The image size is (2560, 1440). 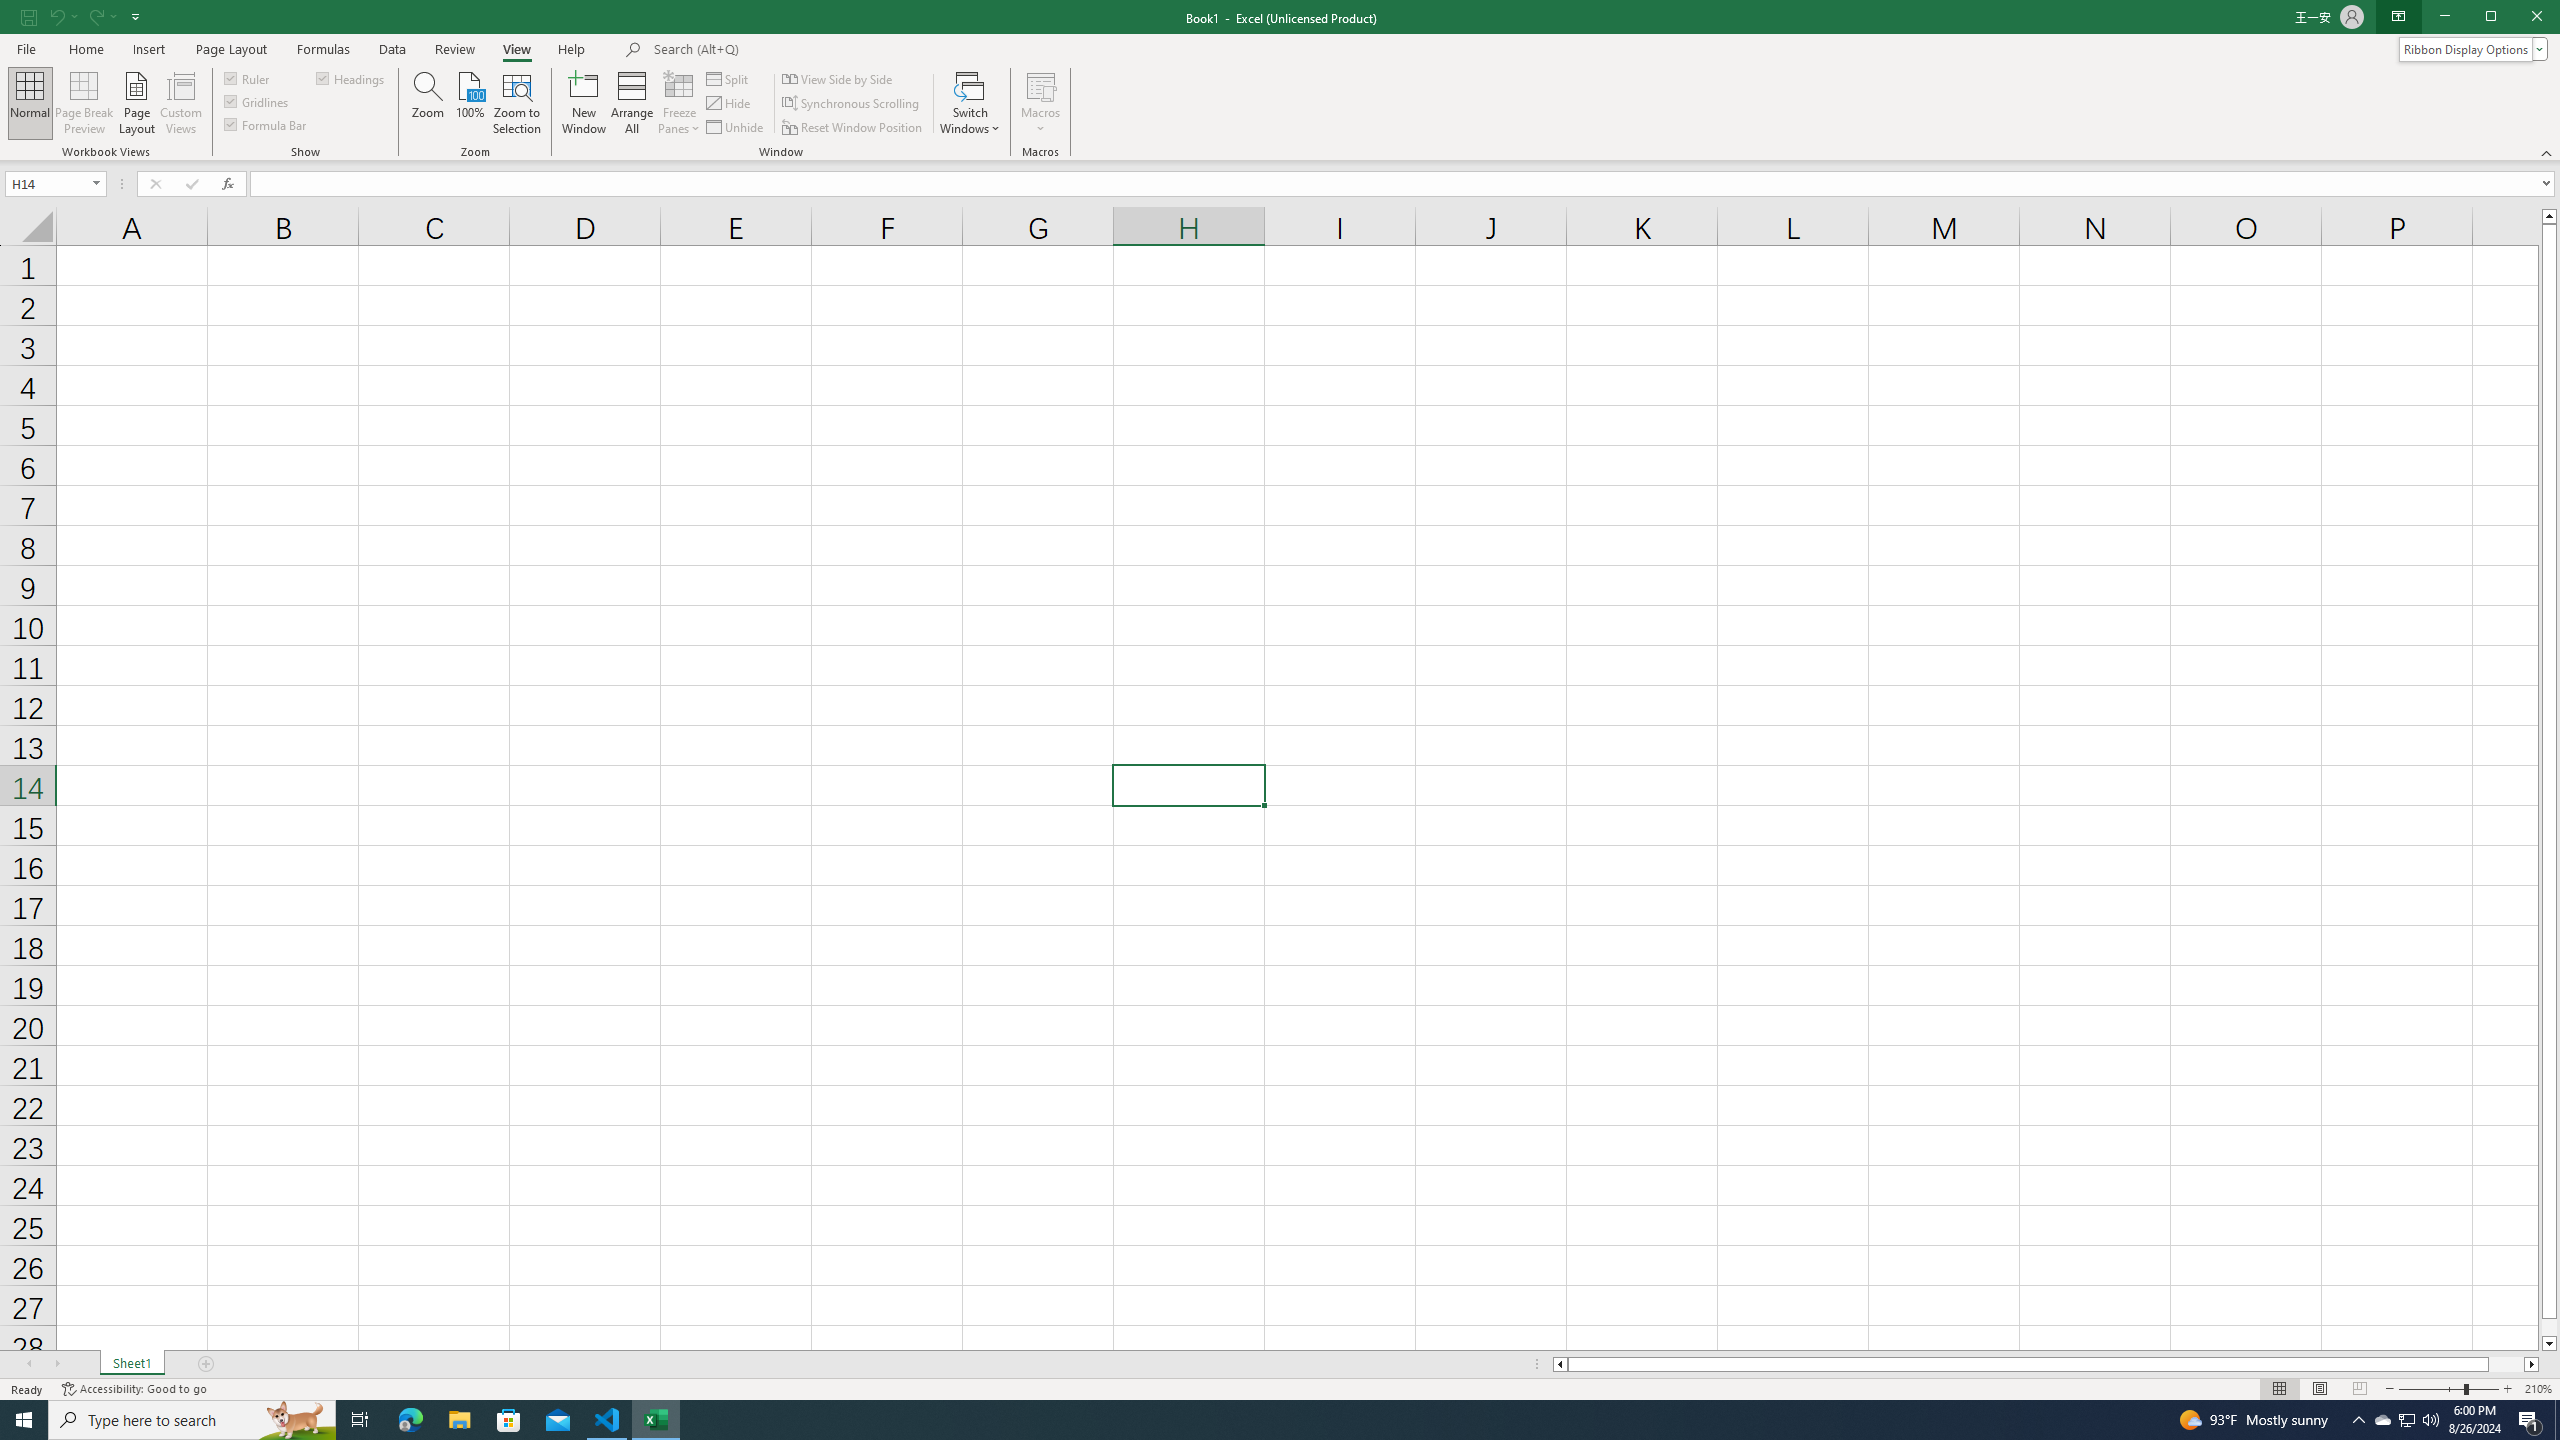 What do you see at coordinates (180, 103) in the screenshot?
I see `'Custom Views...'` at bounding box center [180, 103].